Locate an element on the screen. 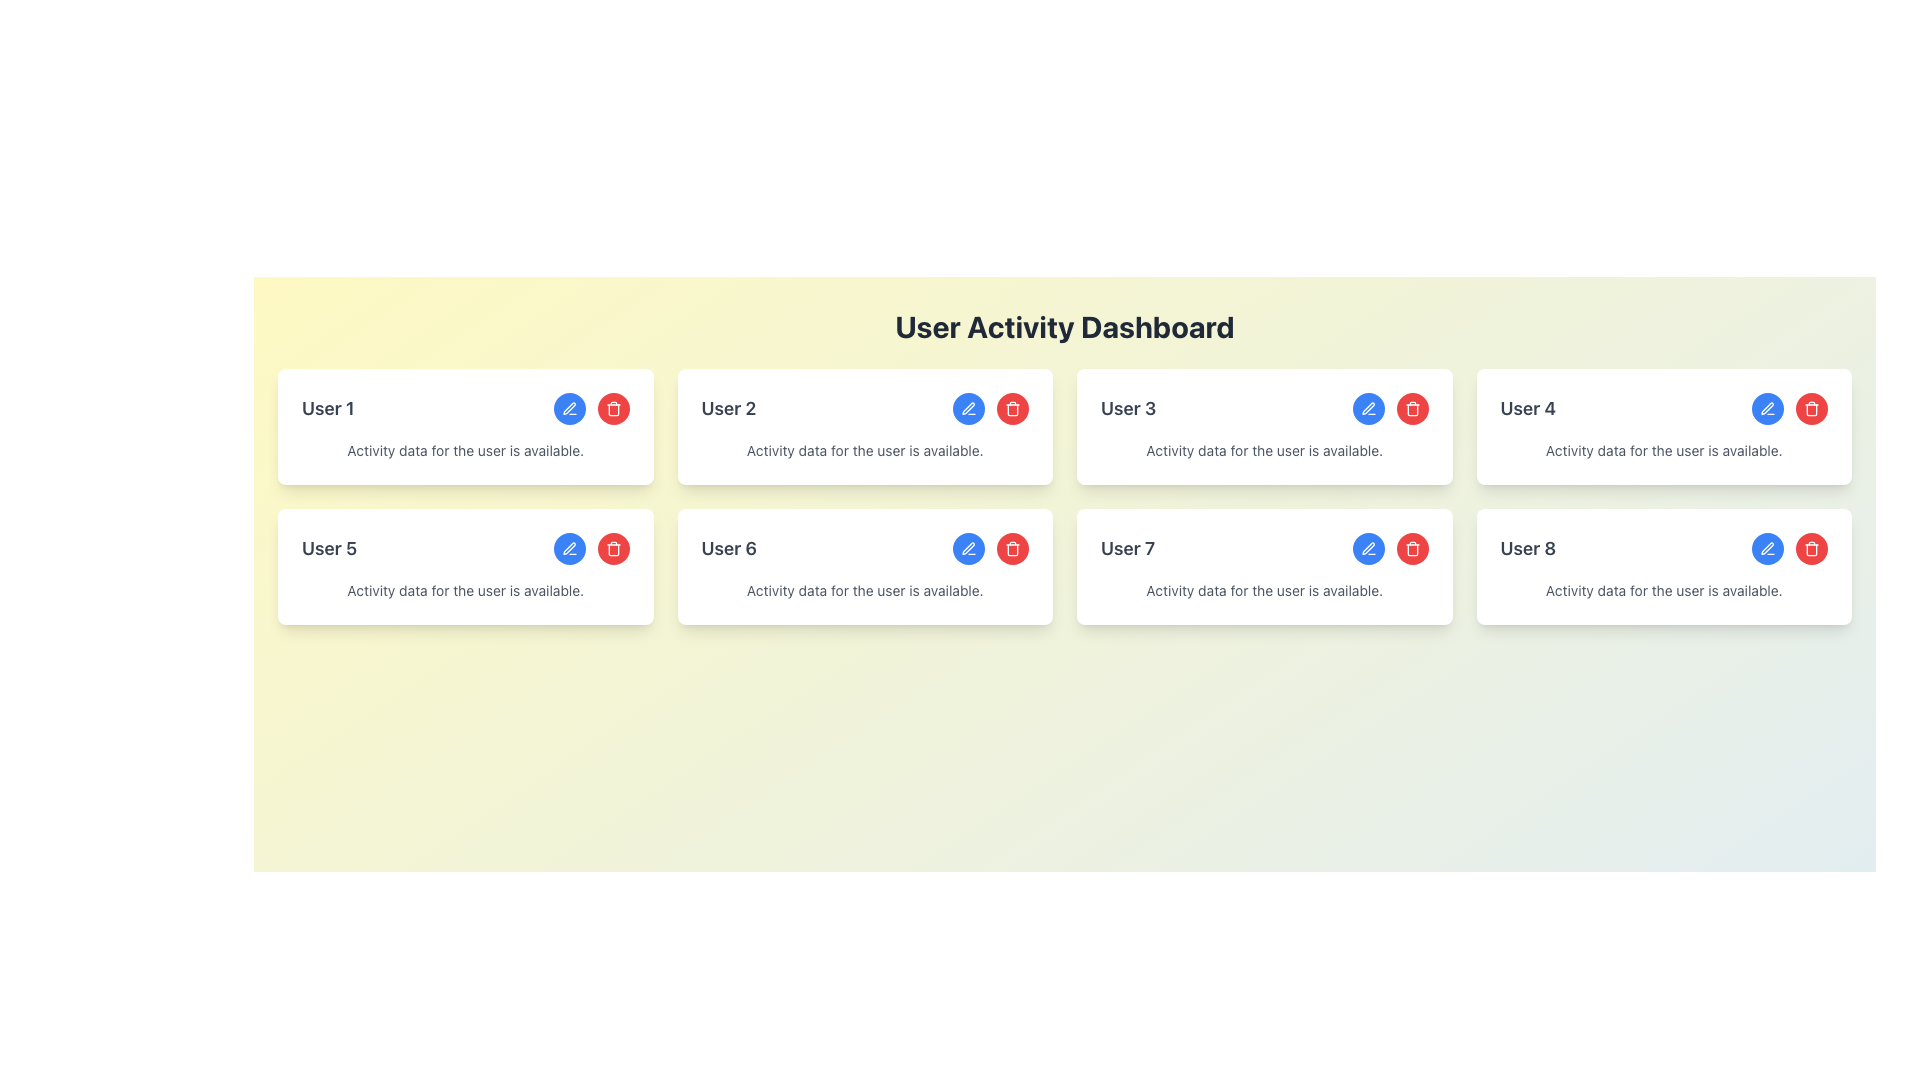  the static informational text located within the card for 'User 5', positioned in the second row and first column of the grid layout is located at coordinates (464, 589).